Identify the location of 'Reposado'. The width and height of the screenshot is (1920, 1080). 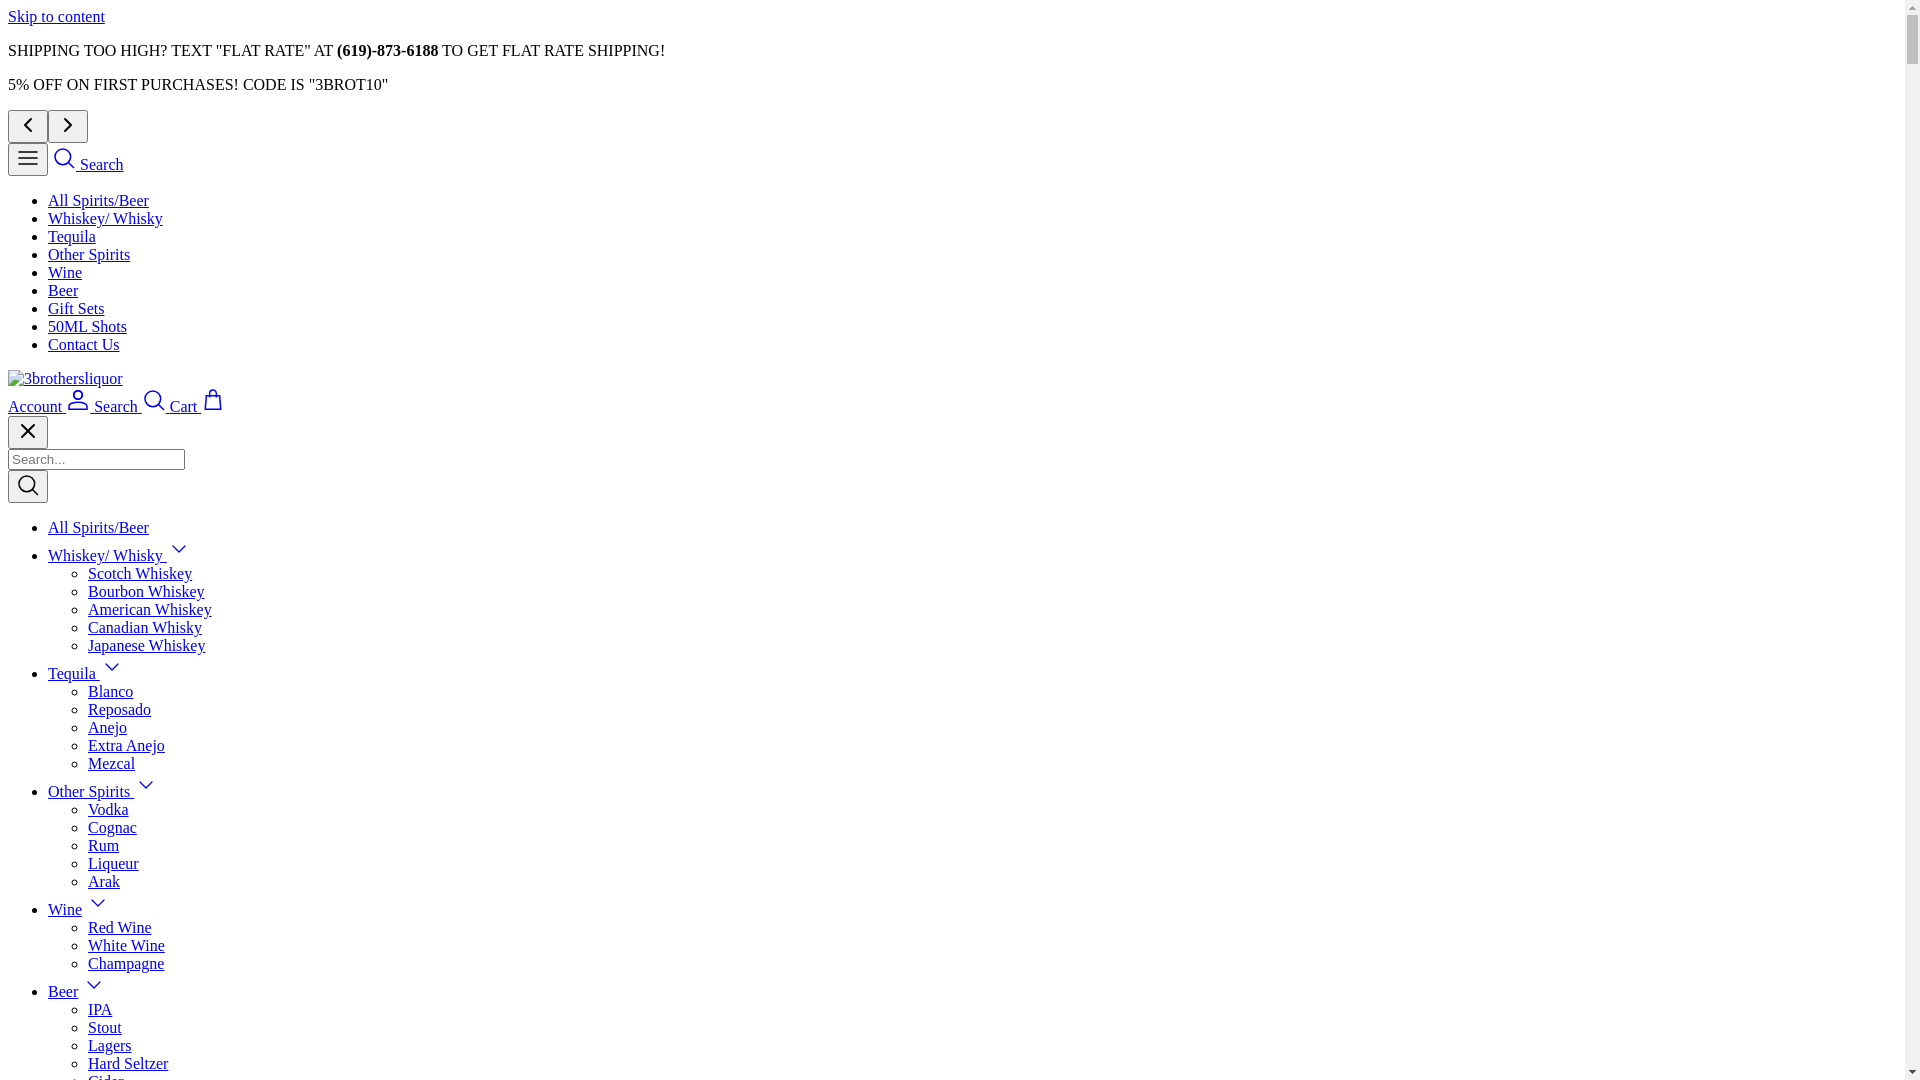
(118, 708).